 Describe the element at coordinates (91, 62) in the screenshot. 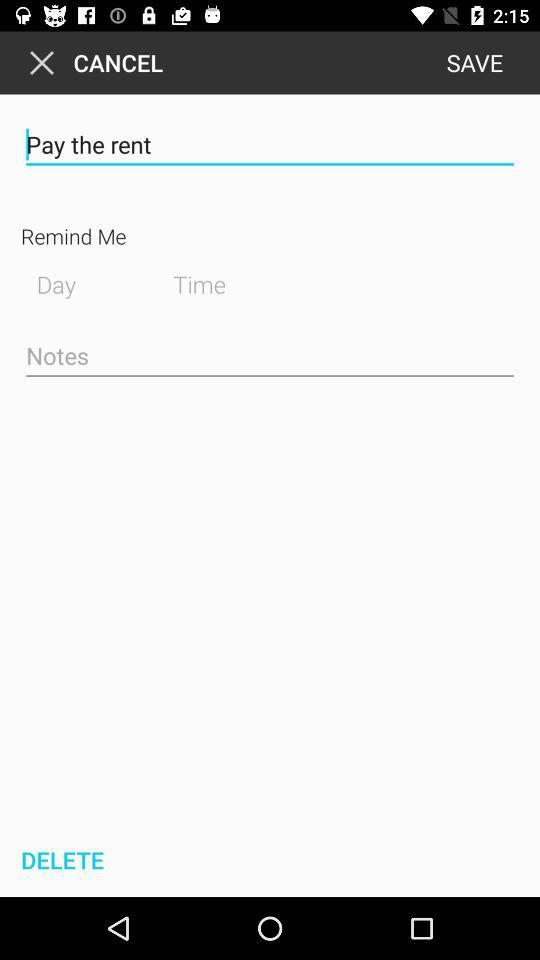

I see `the icon next to the save icon` at that location.